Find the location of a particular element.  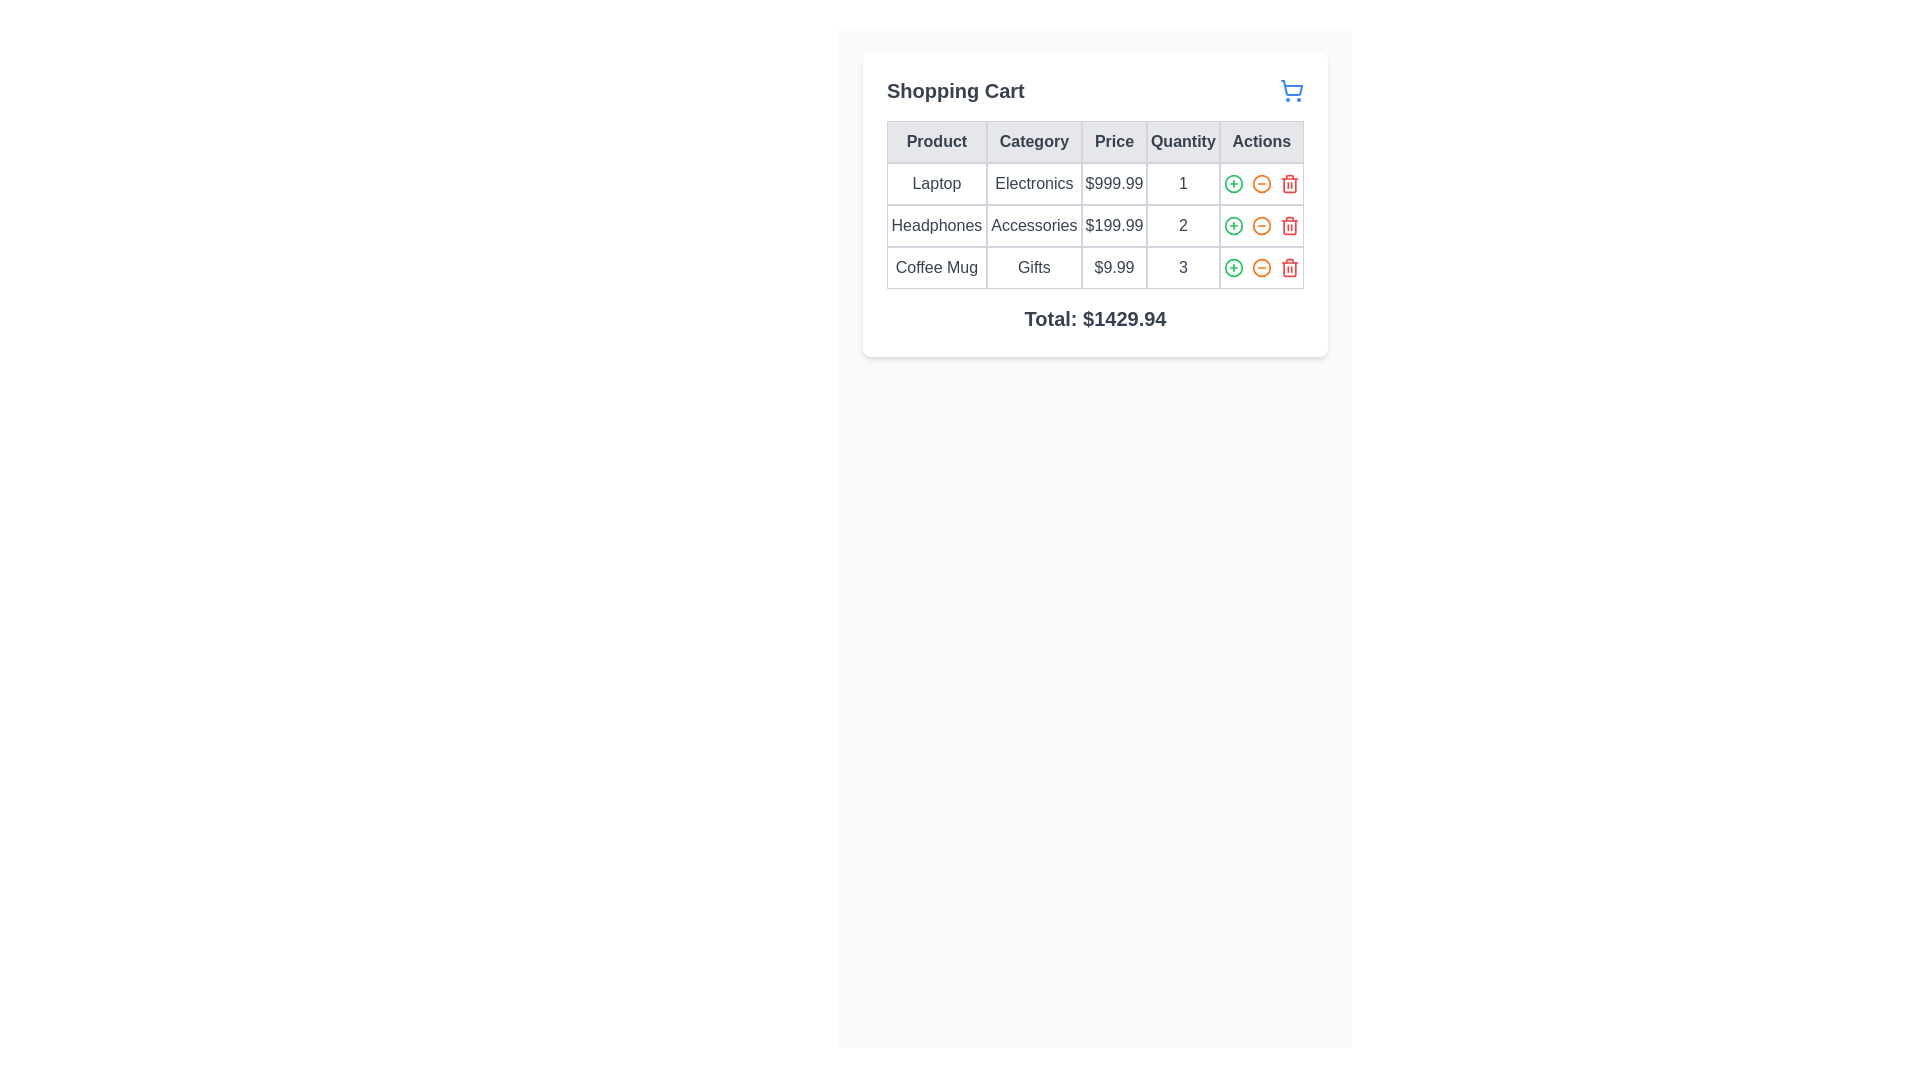

content displayed in the price text box for the 'Headphones' product in the shopping cart, located in the third column of the second row of the 'Shopping Cart' table is located at coordinates (1113, 225).